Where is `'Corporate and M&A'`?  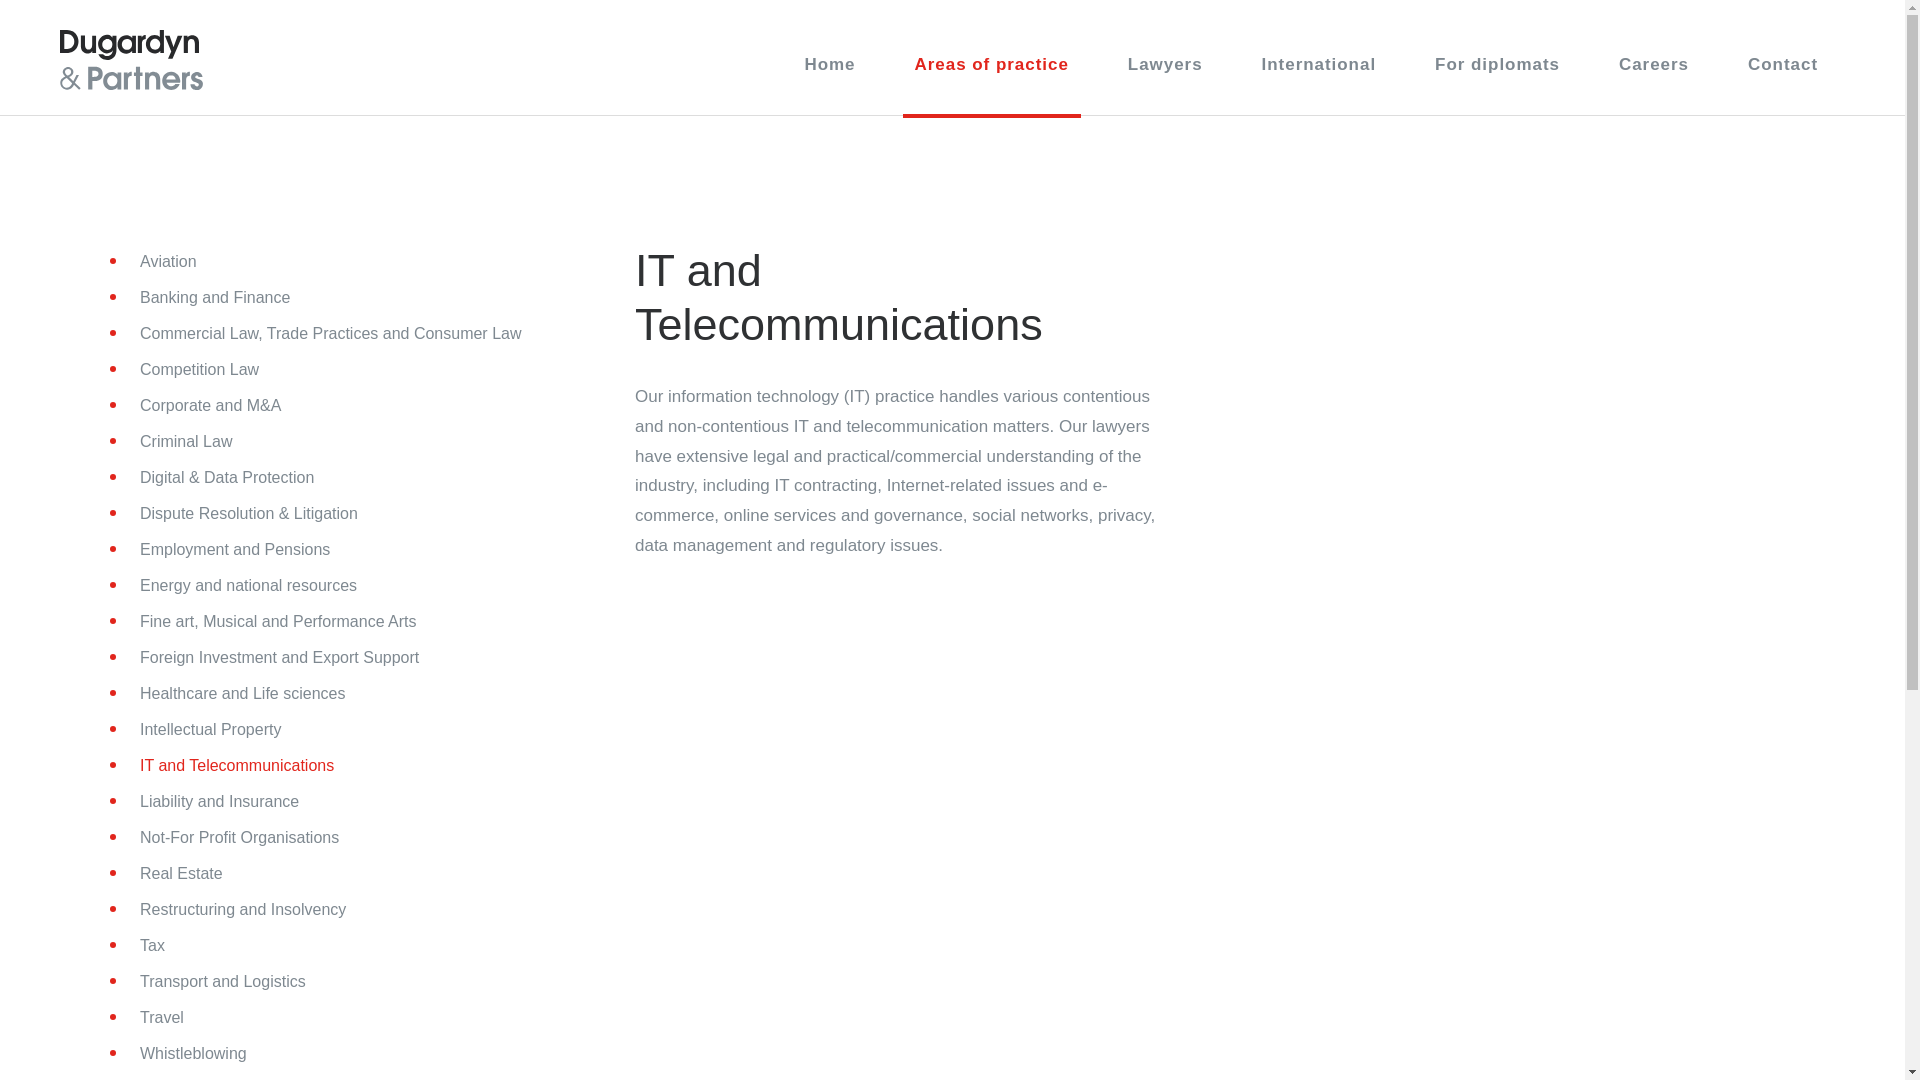 'Corporate and M&A' is located at coordinates (197, 405).